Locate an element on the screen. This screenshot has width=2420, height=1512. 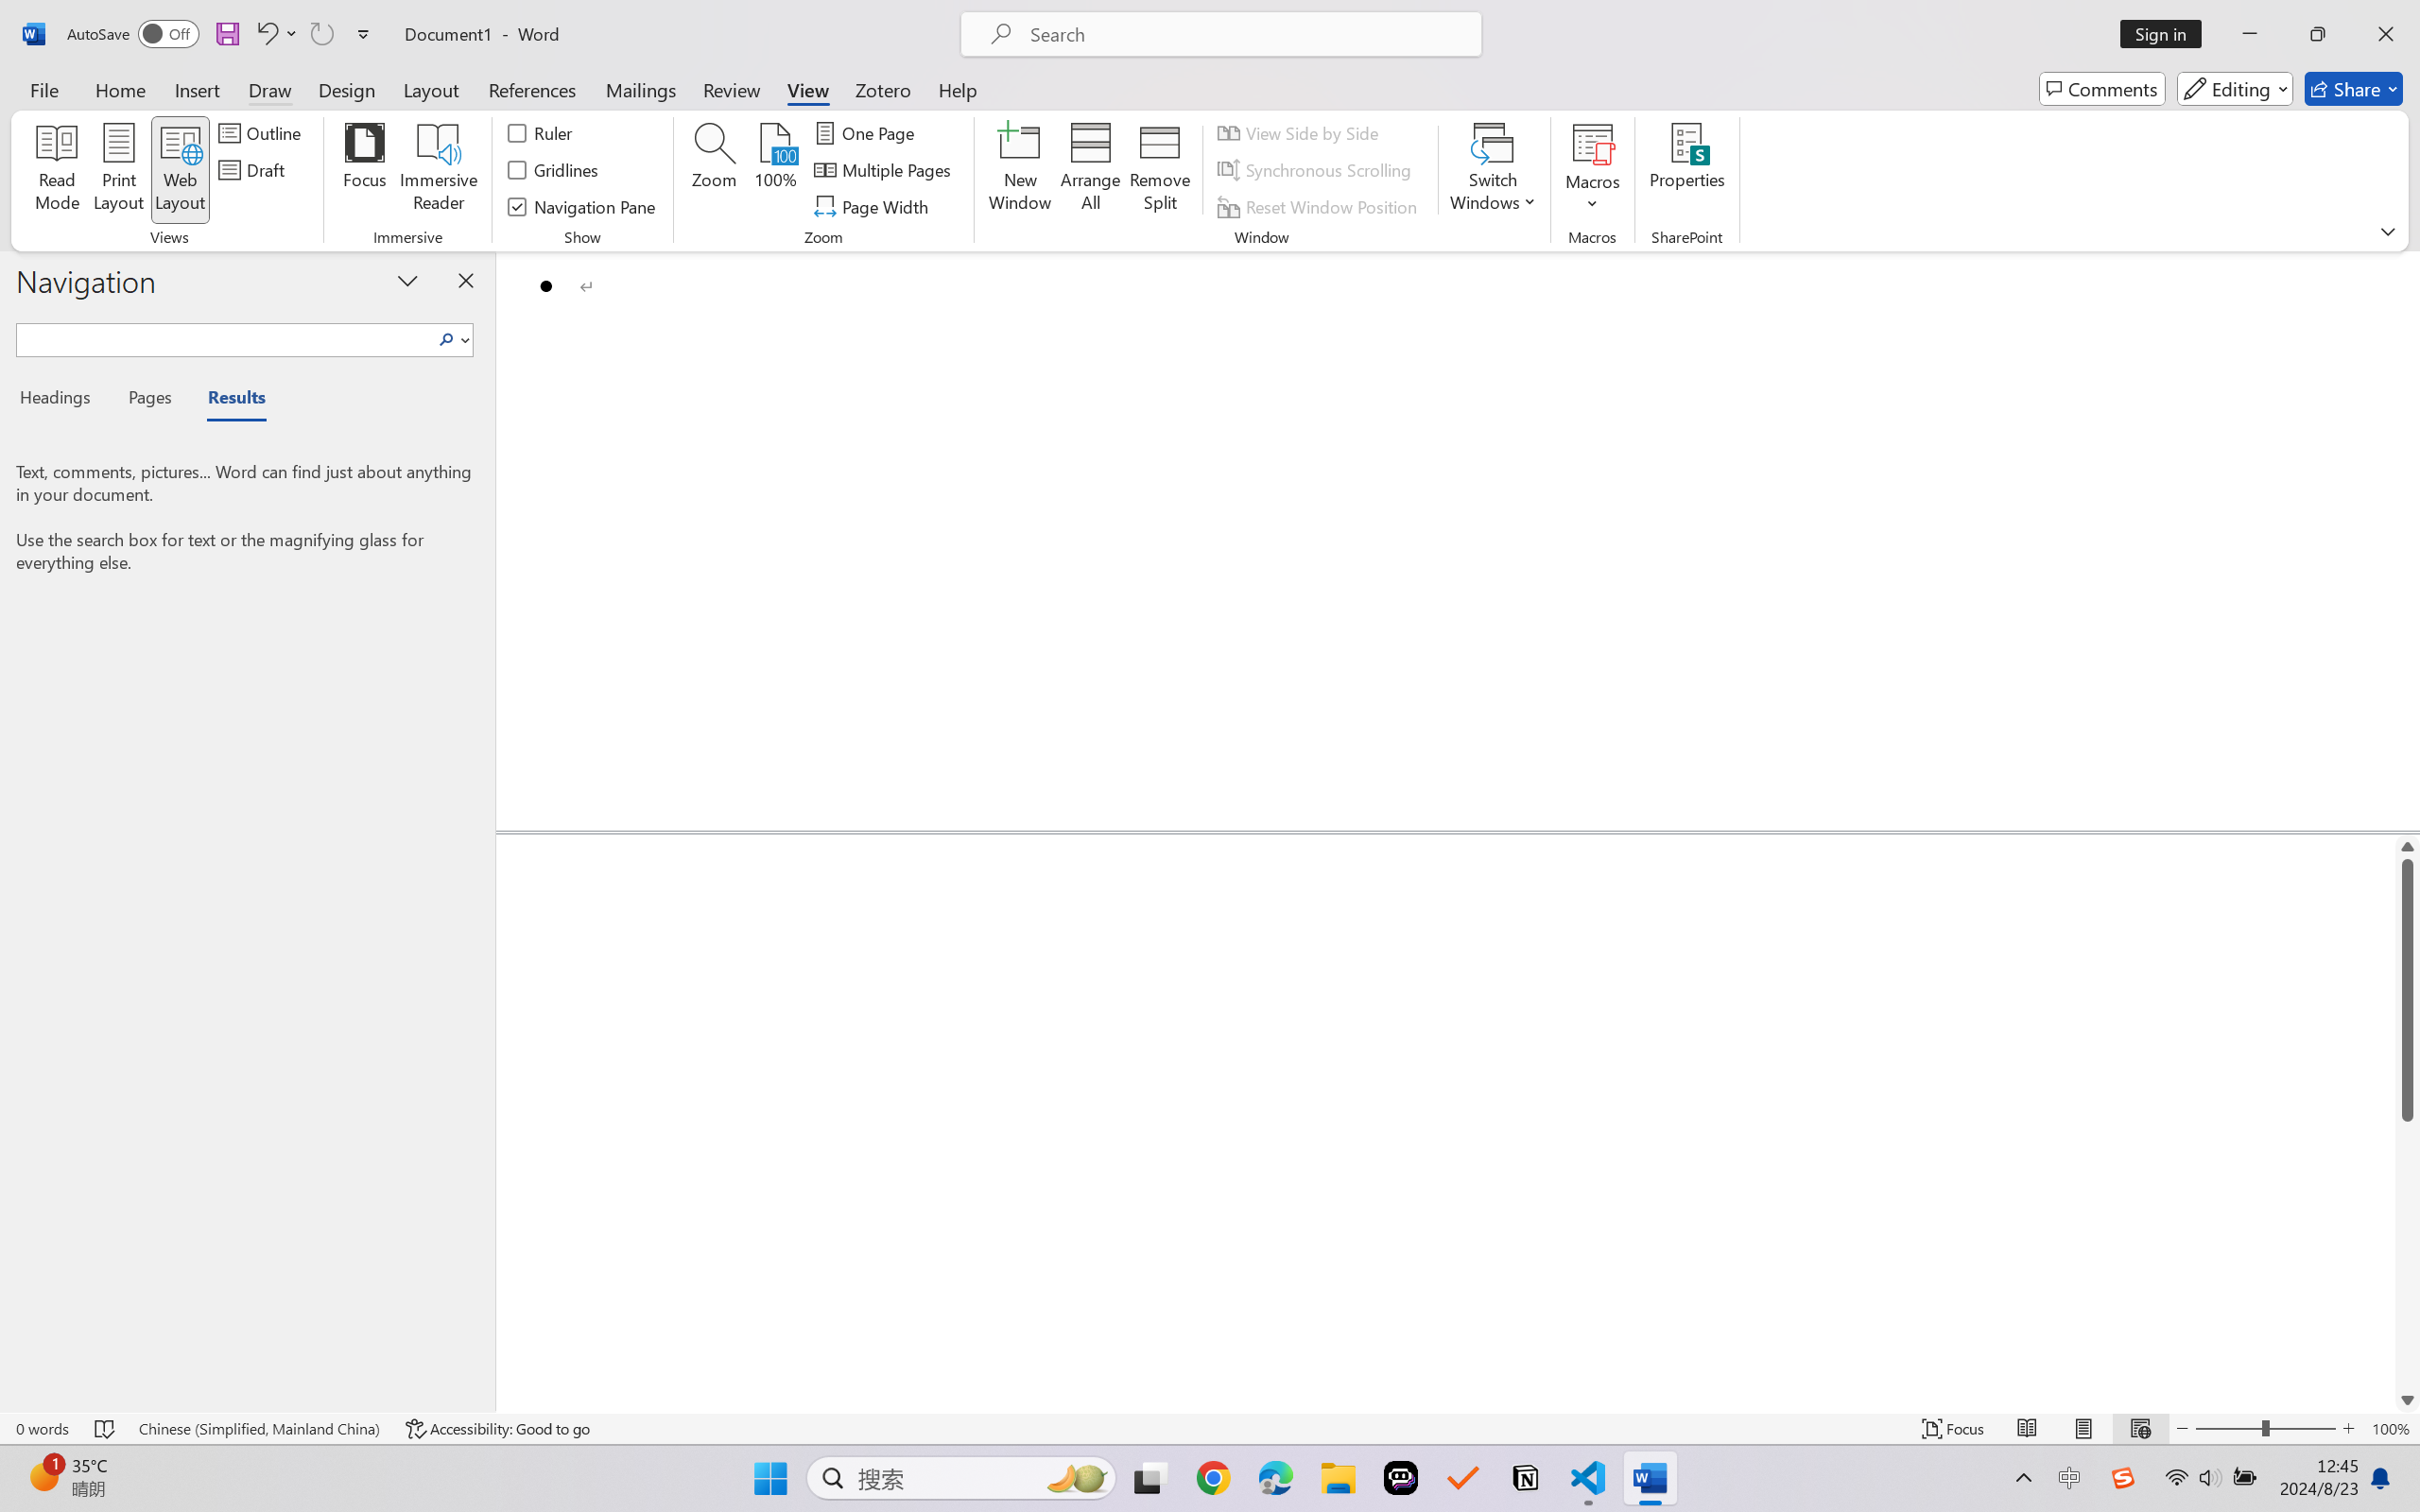
'Headings' is located at coordinates (61, 401).